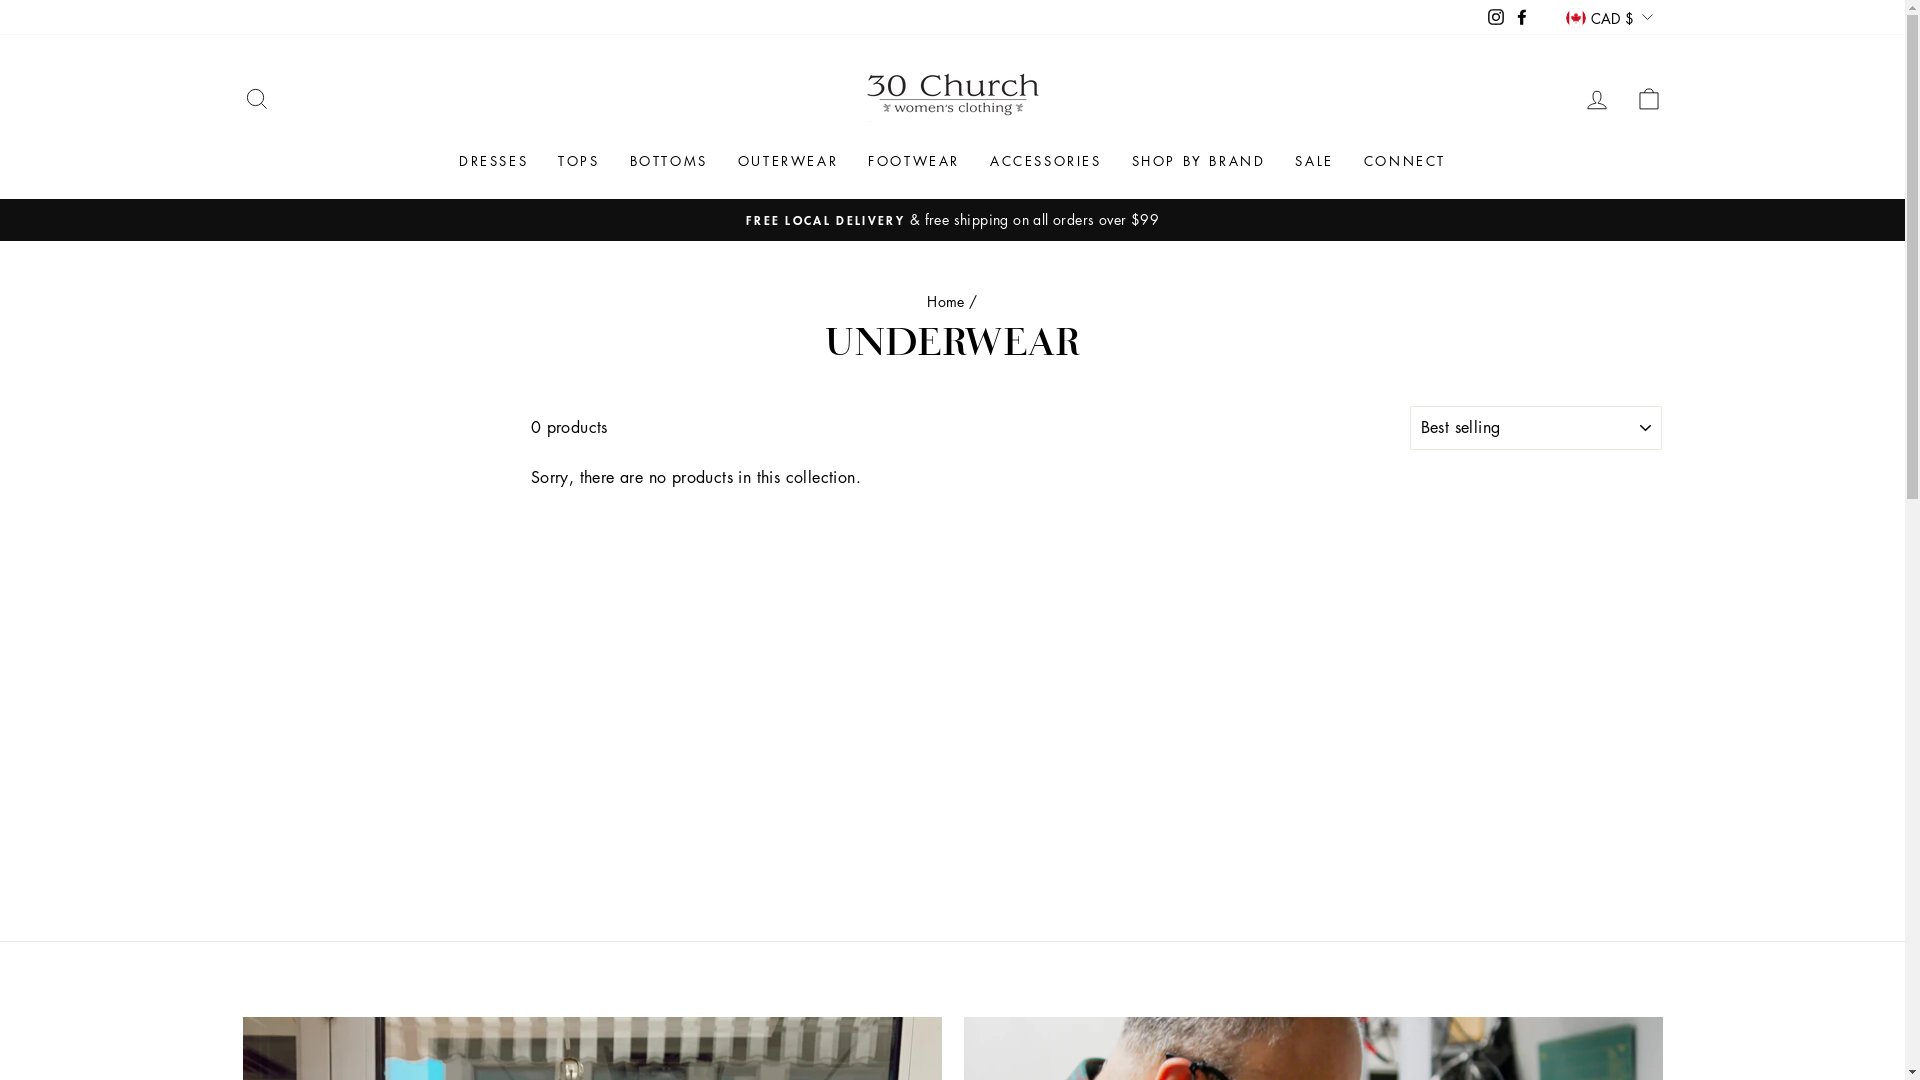 This screenshot has height=1080, width=1920. I want to click on 'LOG IN', so click(1568, 99).